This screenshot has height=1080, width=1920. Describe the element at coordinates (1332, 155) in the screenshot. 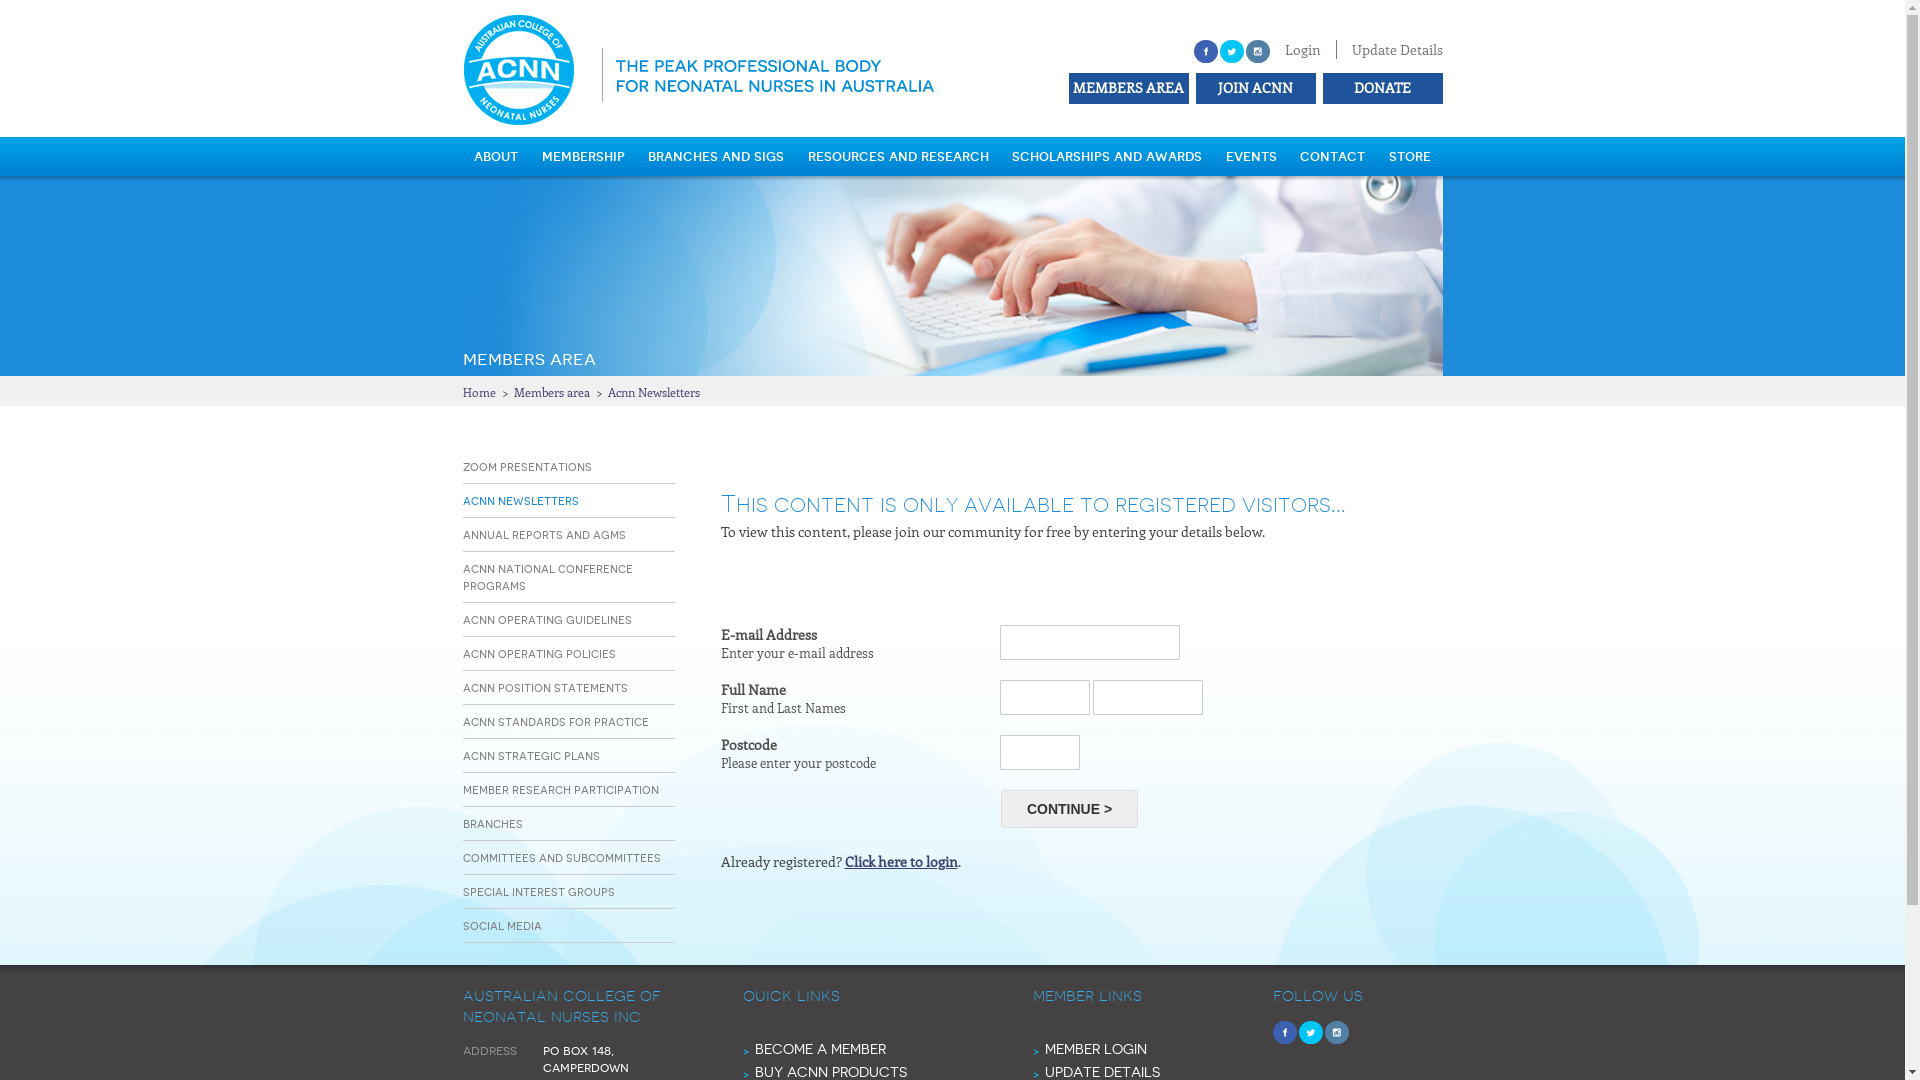

I see `'contact'` at that location.